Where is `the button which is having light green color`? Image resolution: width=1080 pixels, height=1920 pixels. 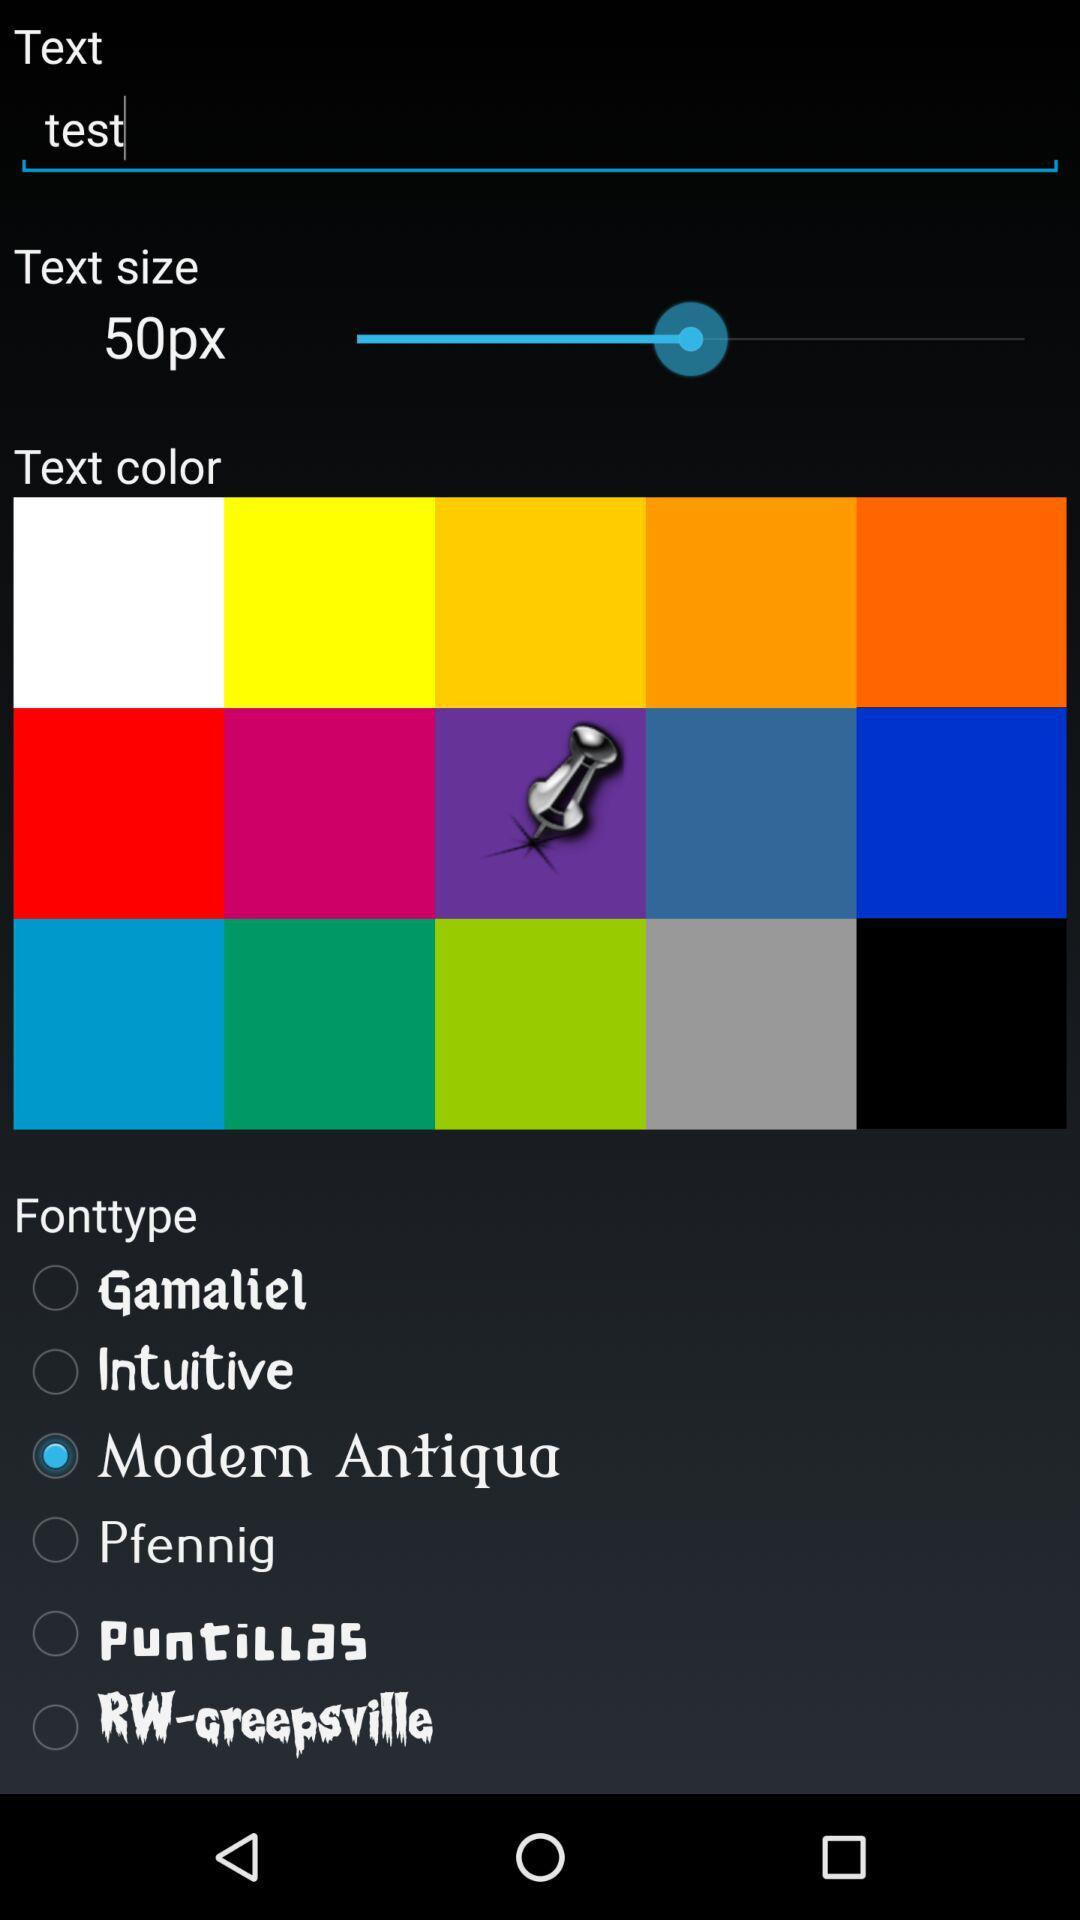 the button which is having light green color is located at coordinates (540, 1024).